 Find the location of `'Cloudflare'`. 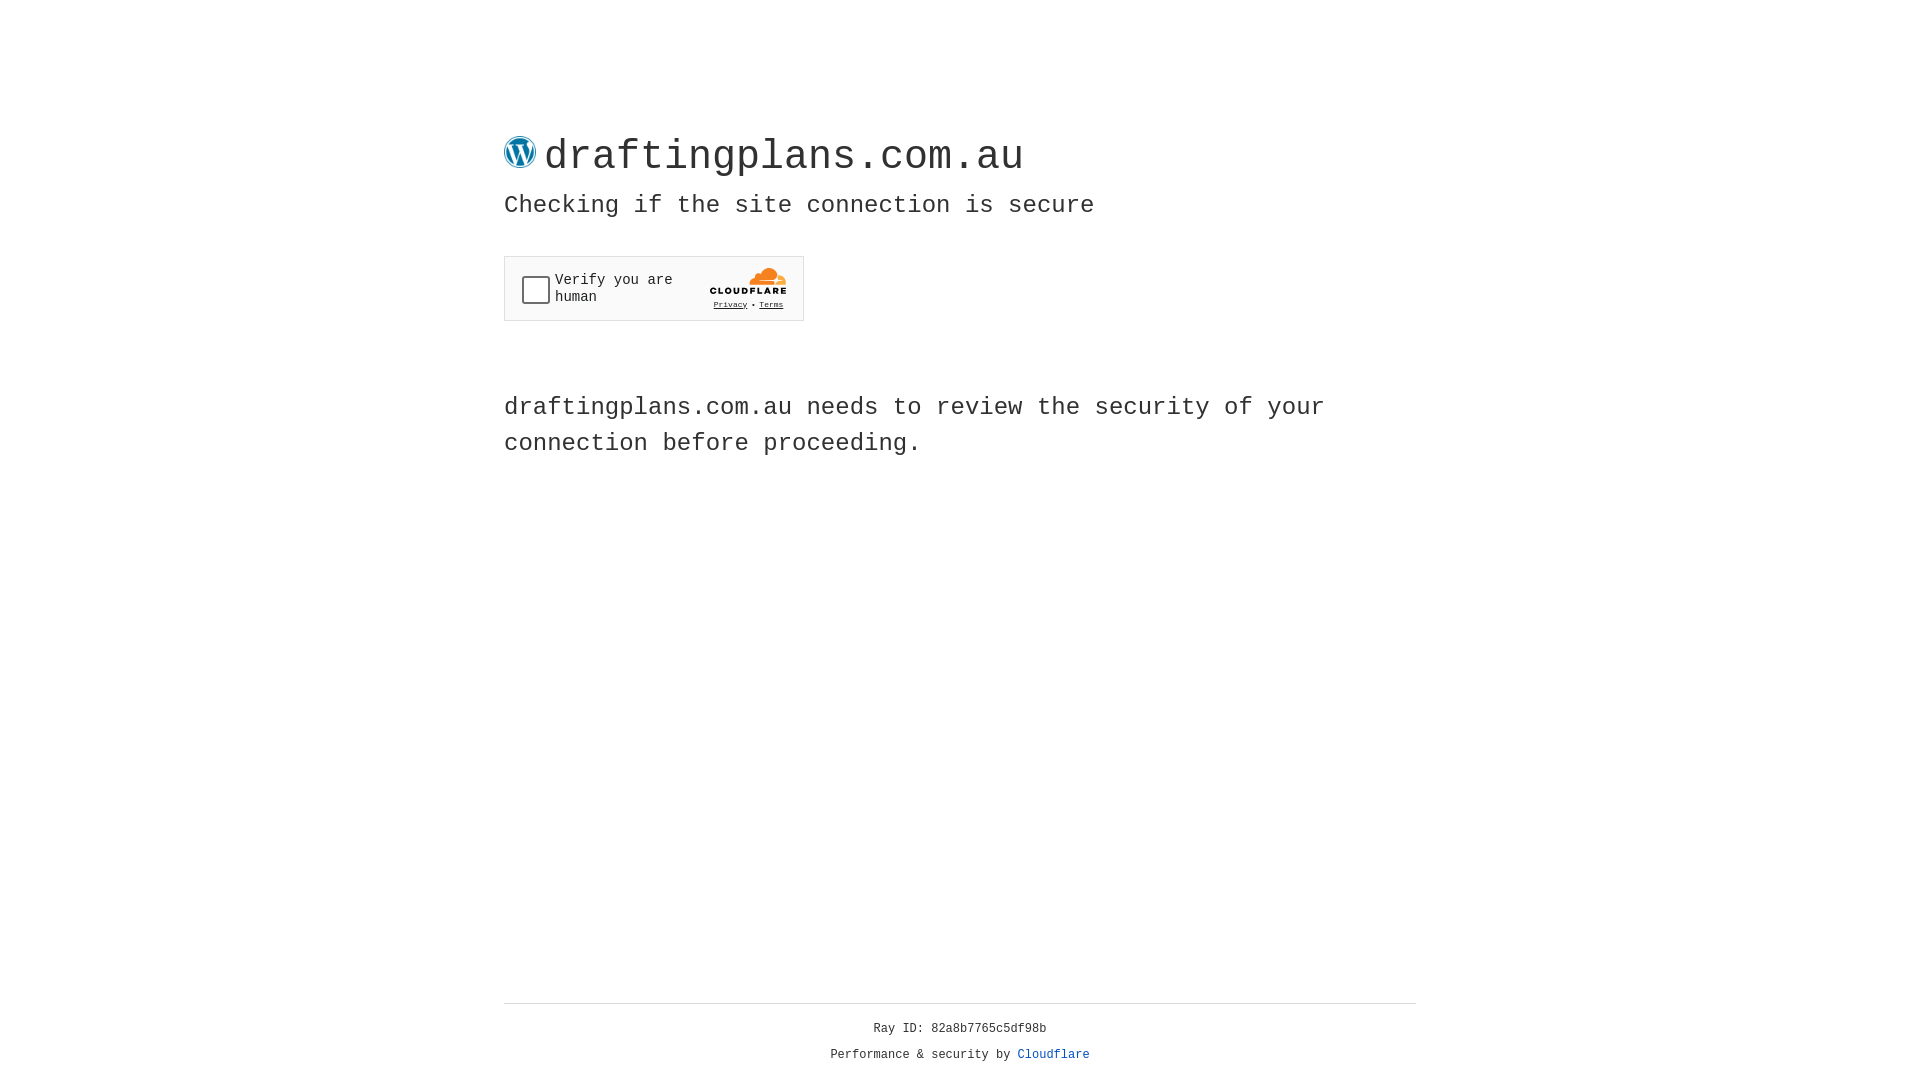

'Cloudflare' is located at coordinates (1017, 1054).